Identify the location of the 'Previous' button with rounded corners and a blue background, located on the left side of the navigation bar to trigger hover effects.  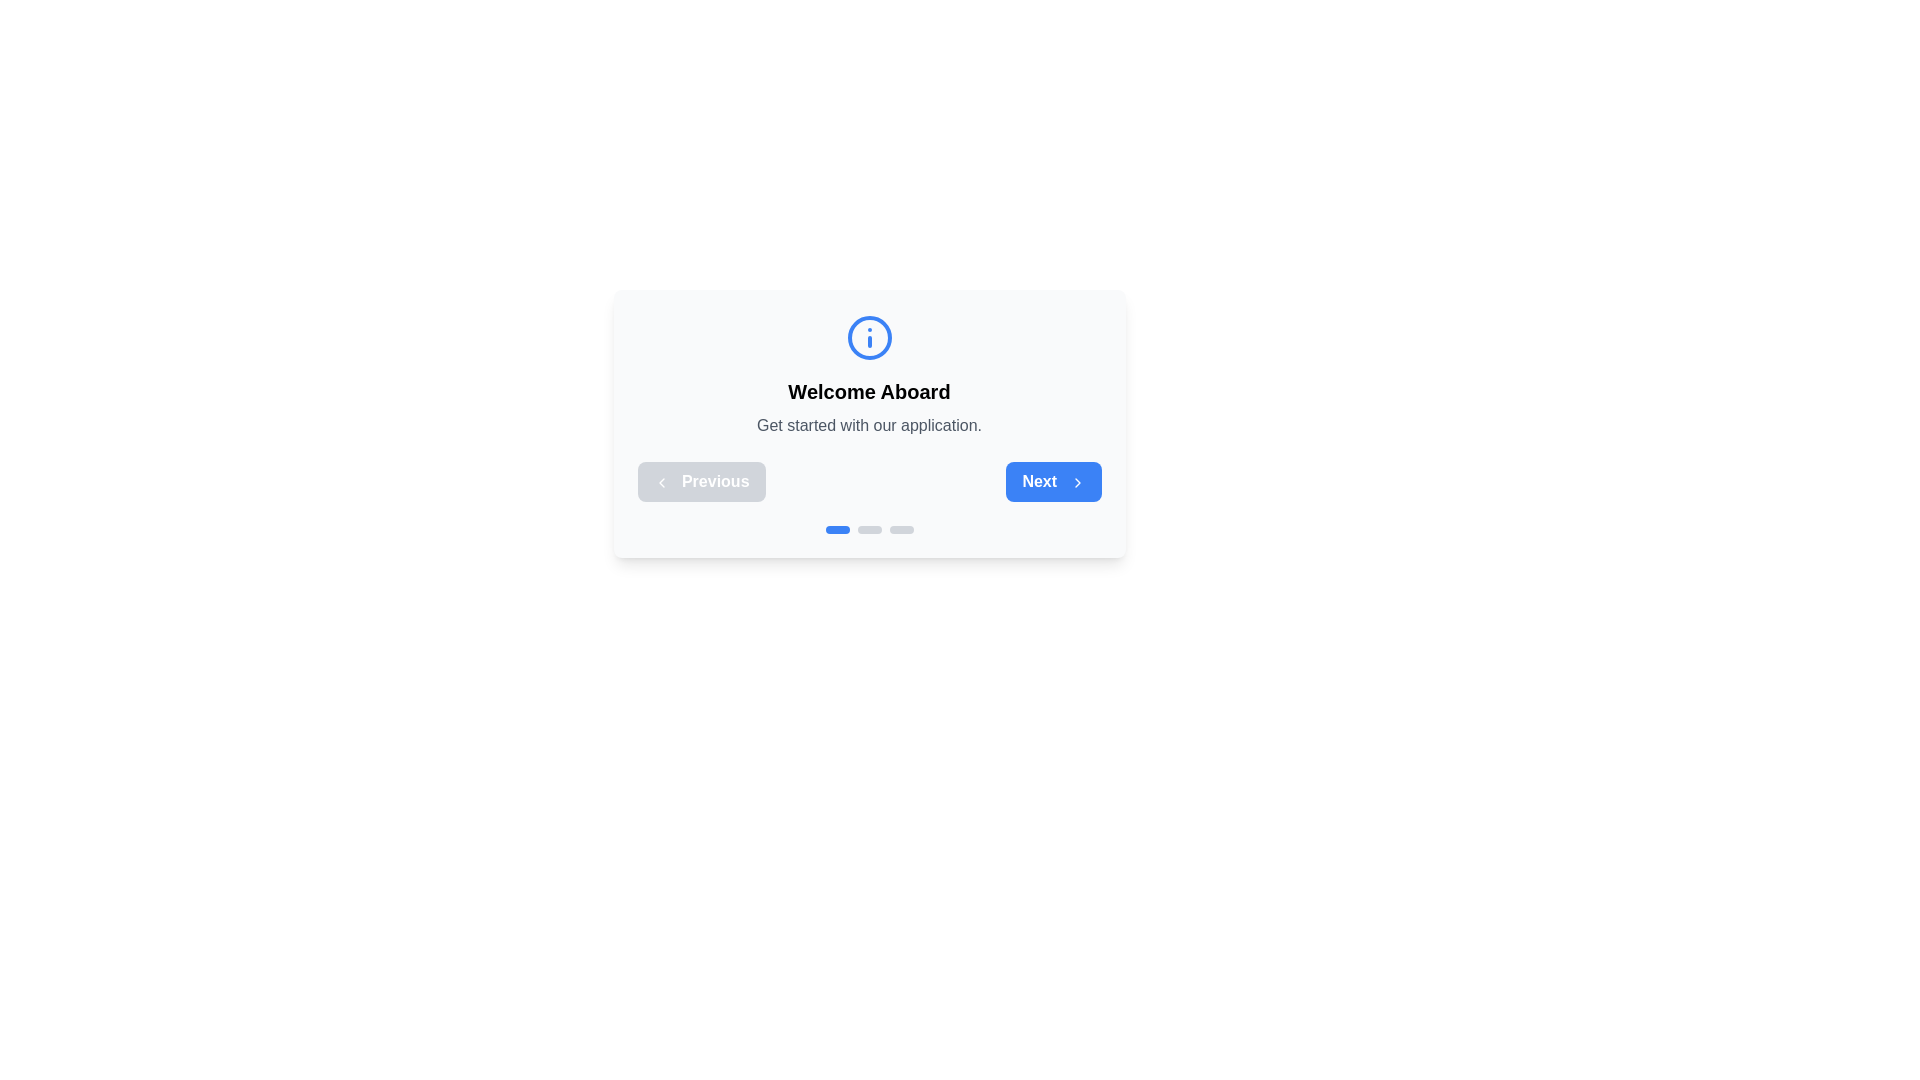
(701, 482).